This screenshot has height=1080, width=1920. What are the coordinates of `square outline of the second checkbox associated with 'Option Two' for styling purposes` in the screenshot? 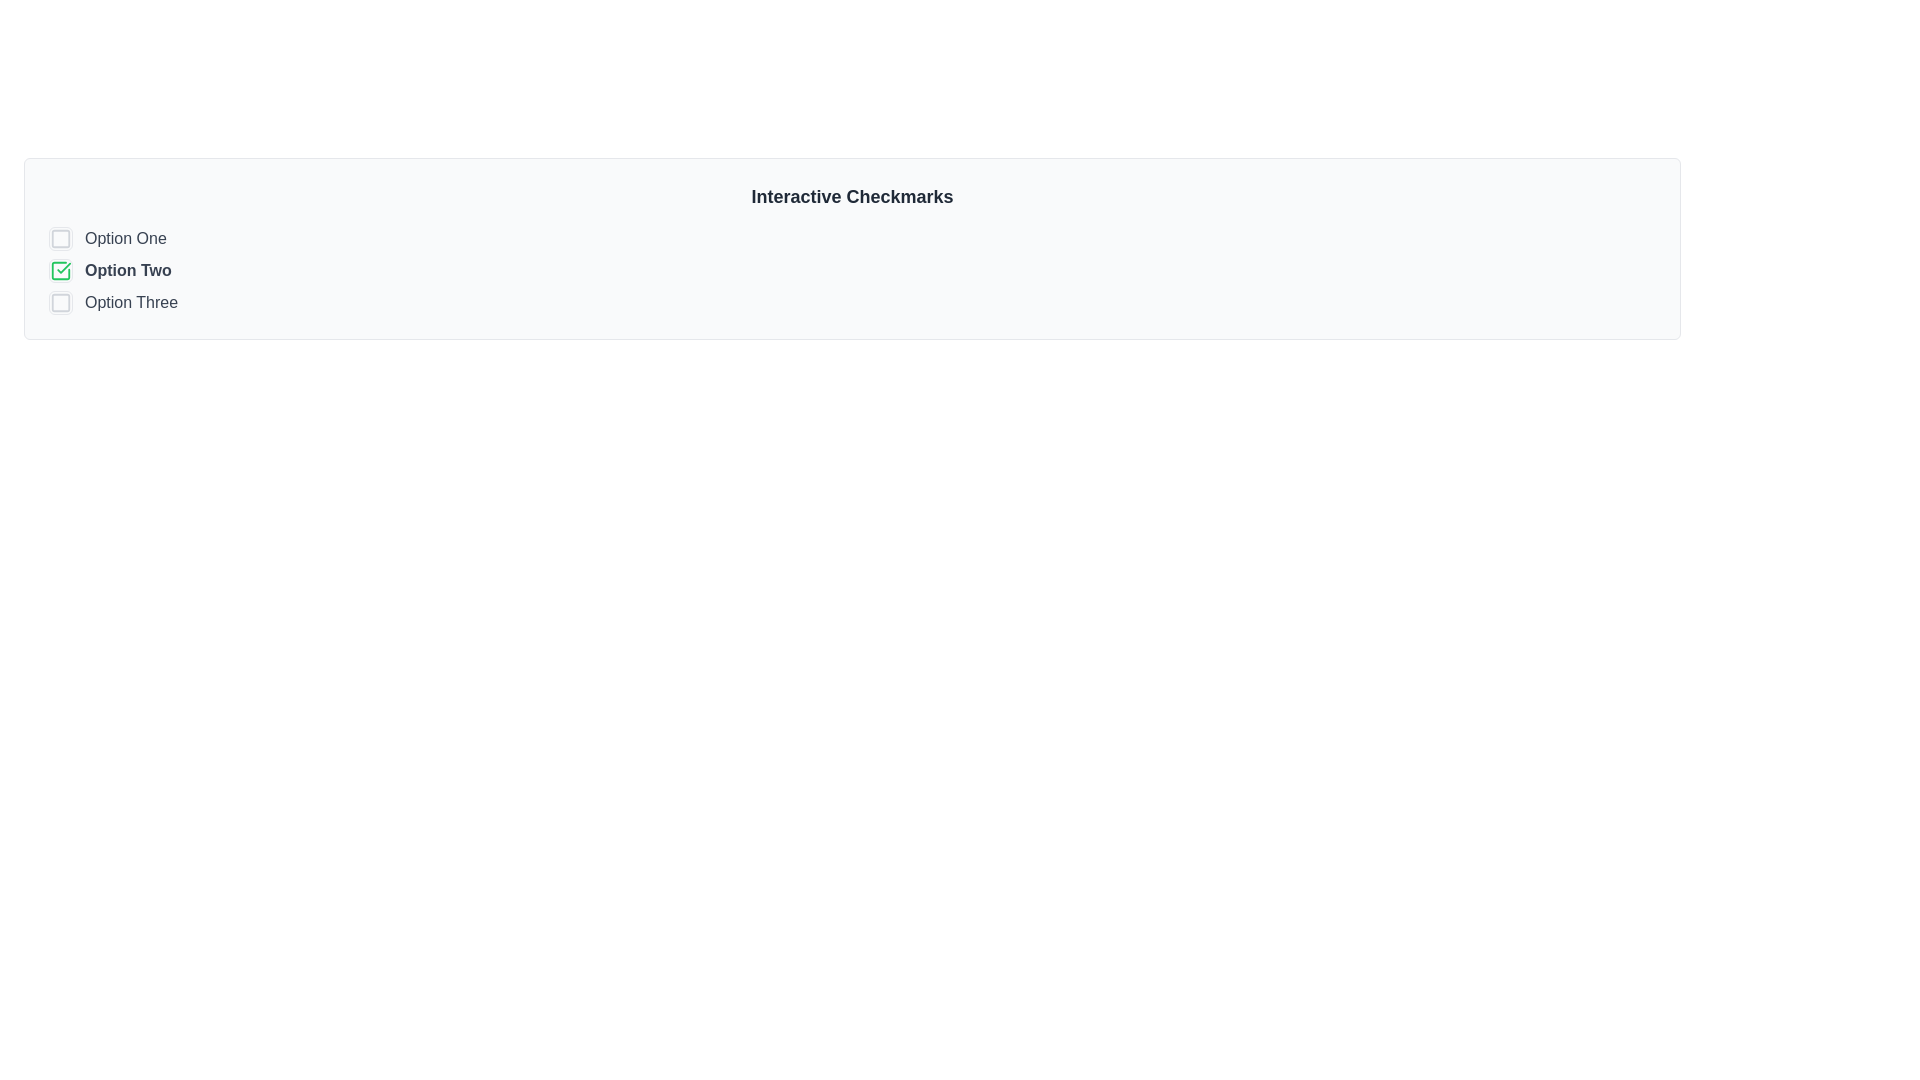 It's located at (61, 270).